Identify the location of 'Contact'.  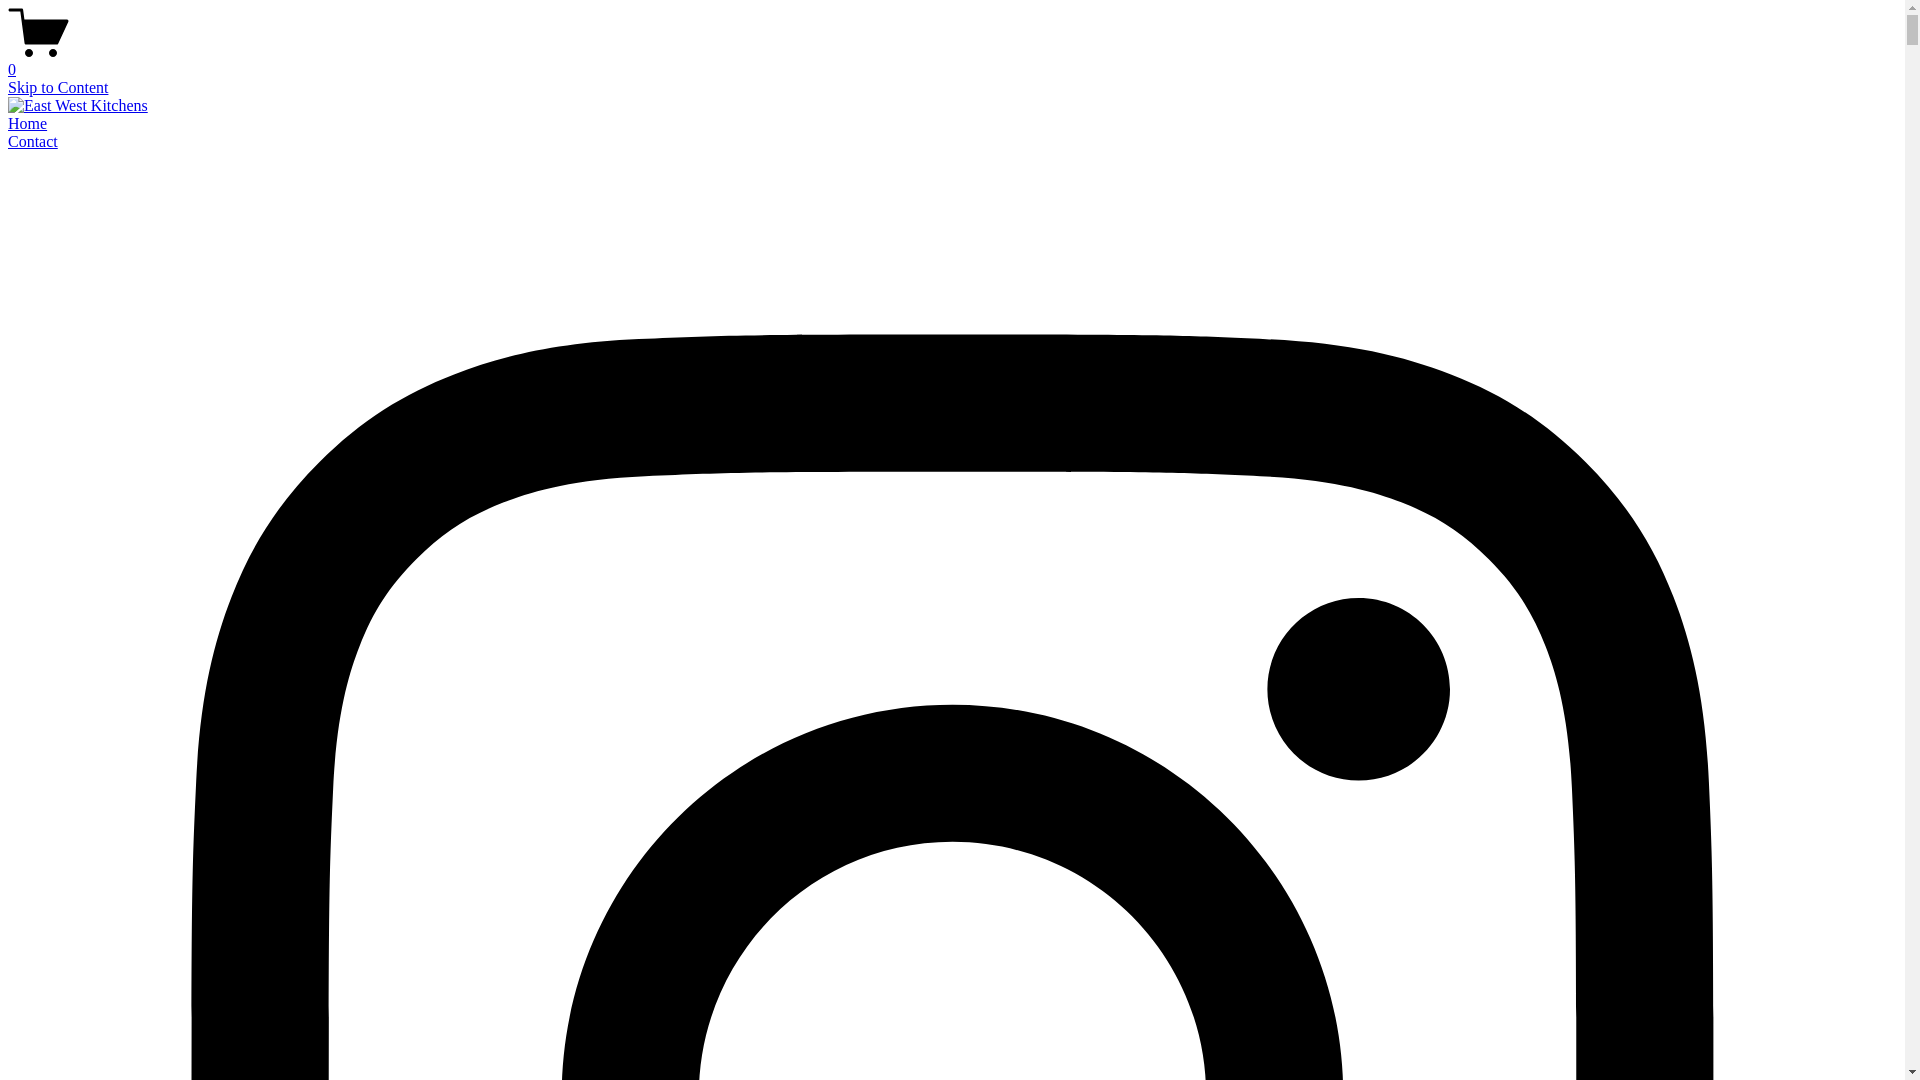
(8, 140).